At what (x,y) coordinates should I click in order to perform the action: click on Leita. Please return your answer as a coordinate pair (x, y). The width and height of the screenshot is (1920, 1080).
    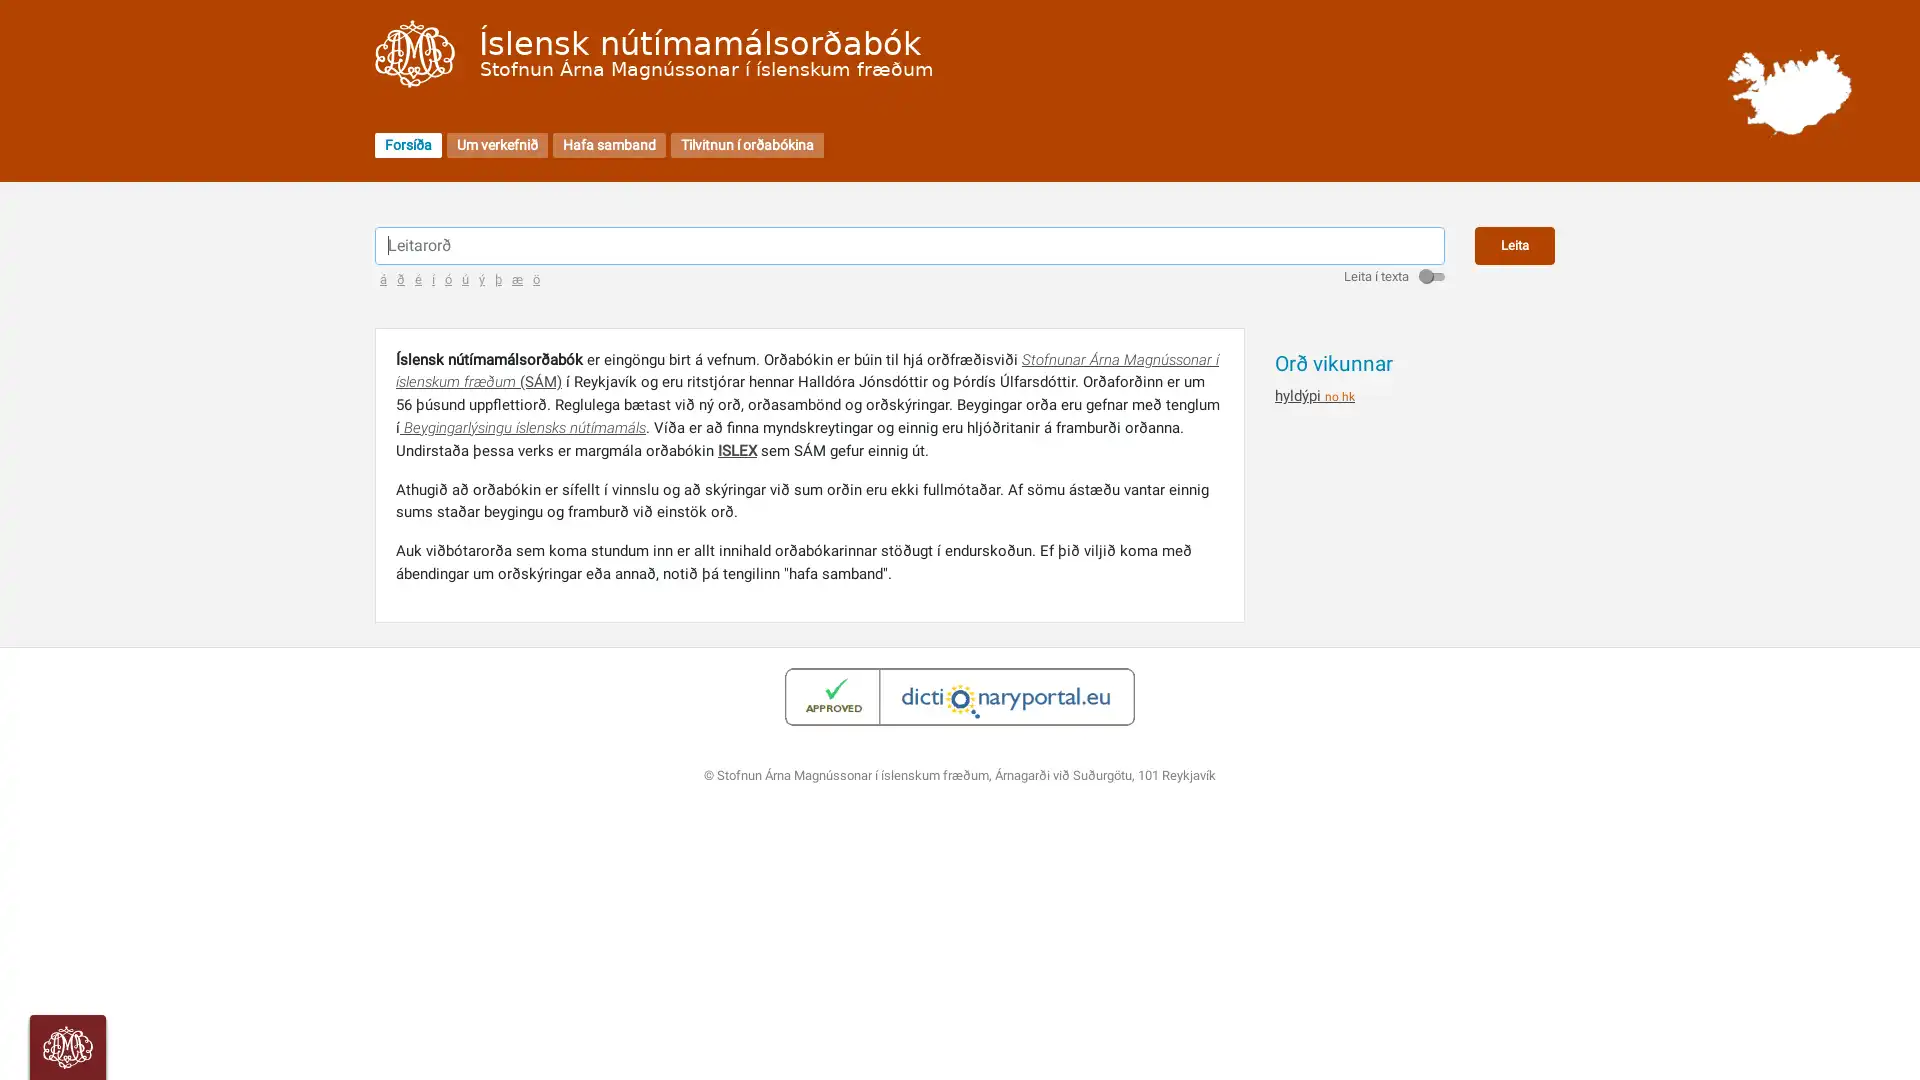
    Looking at the image, I should click on (1515, 244).